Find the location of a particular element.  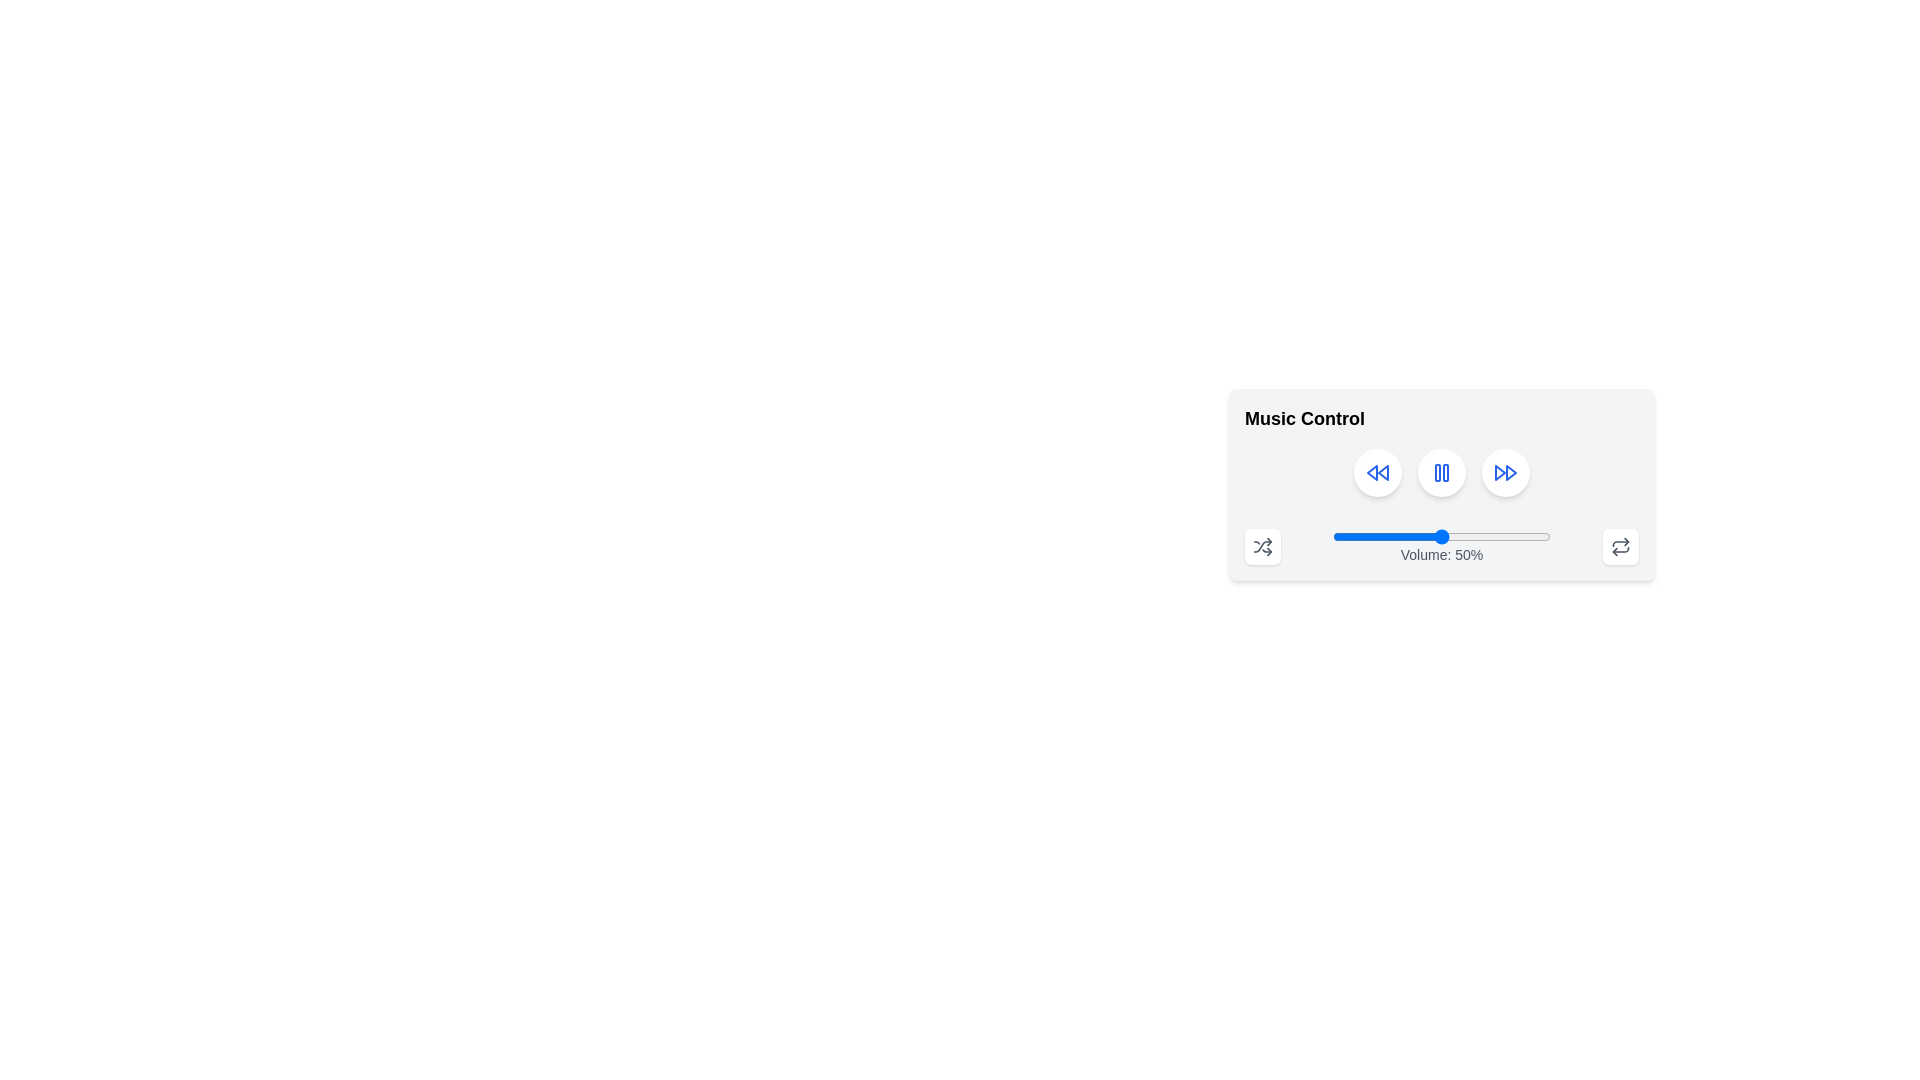

the repeat mode toggle button located in the music control panel interface is located at coordinates (1621, 547).